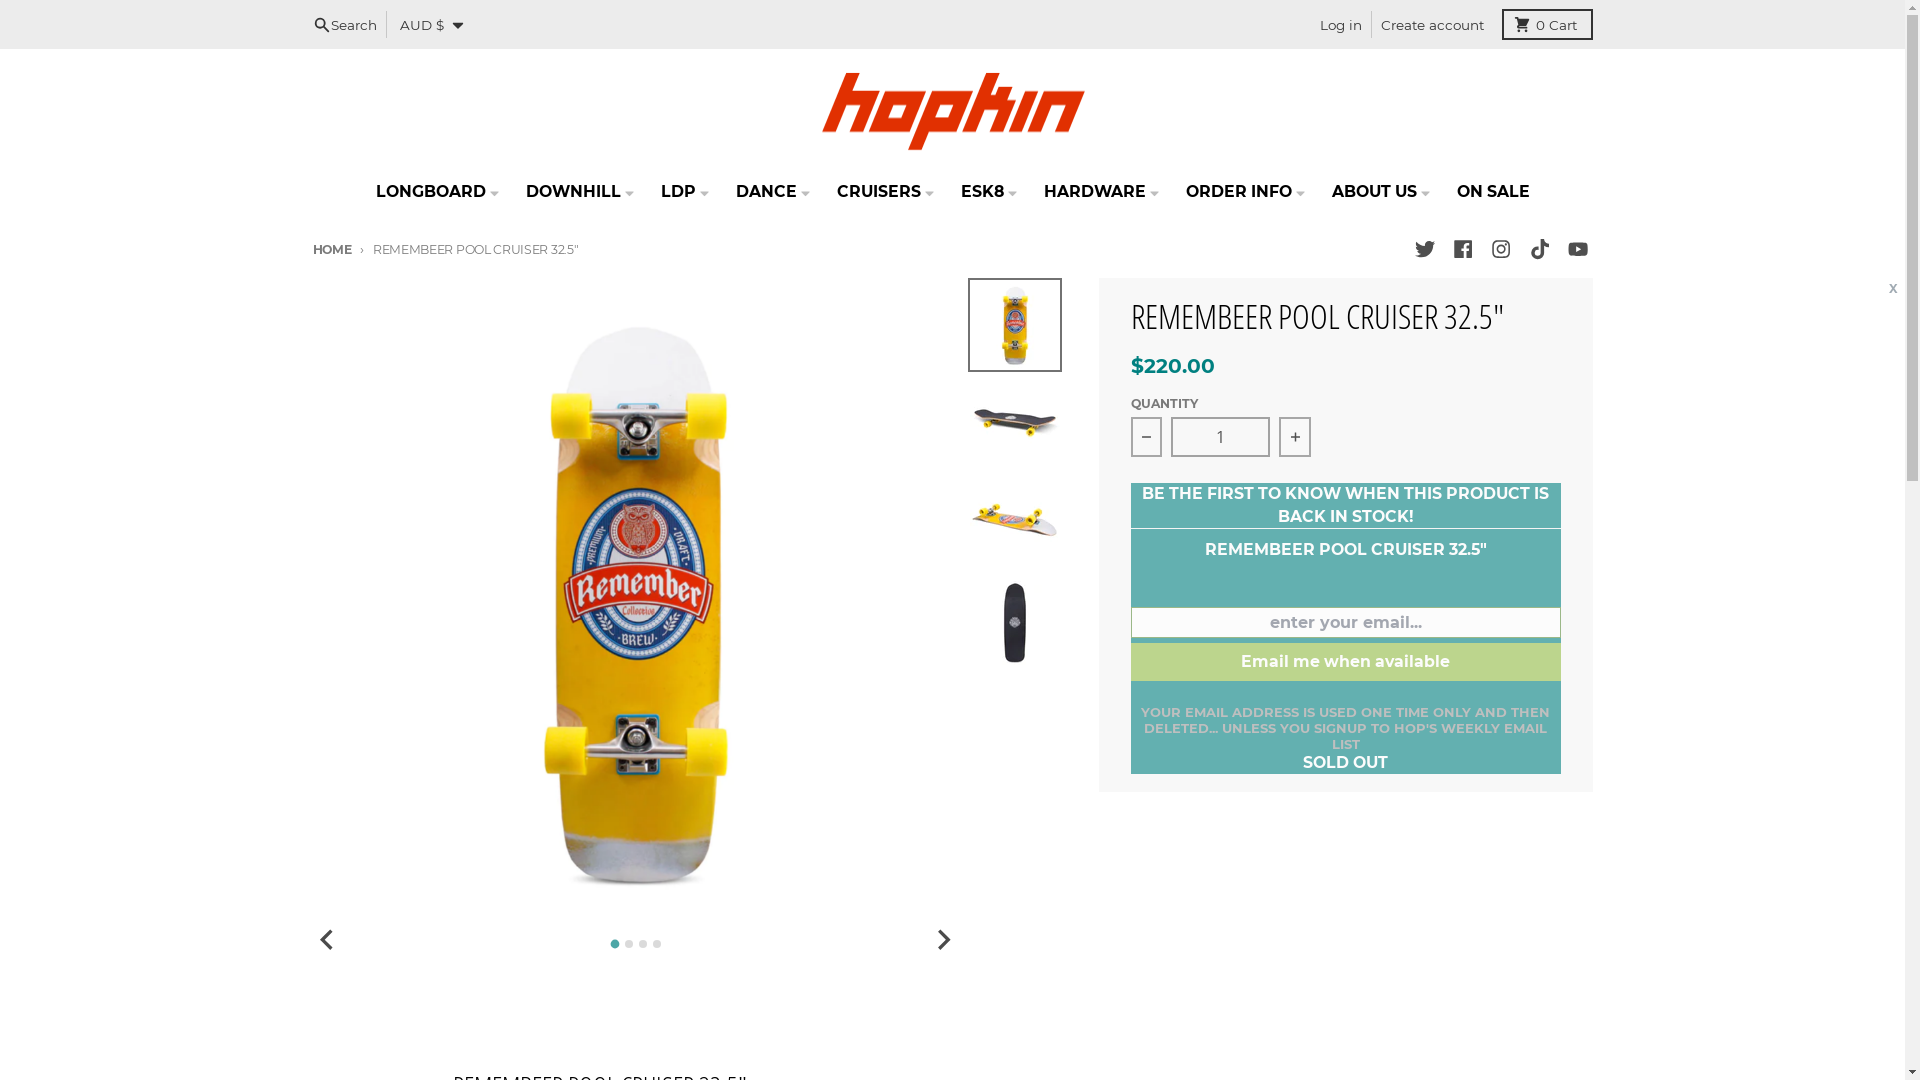 This screenshot has width=1920, height=1080. Describe the element at coordinates (1576, 248) in the screenshot. I see `'YouTube - Hopkin Skate'` at that location.